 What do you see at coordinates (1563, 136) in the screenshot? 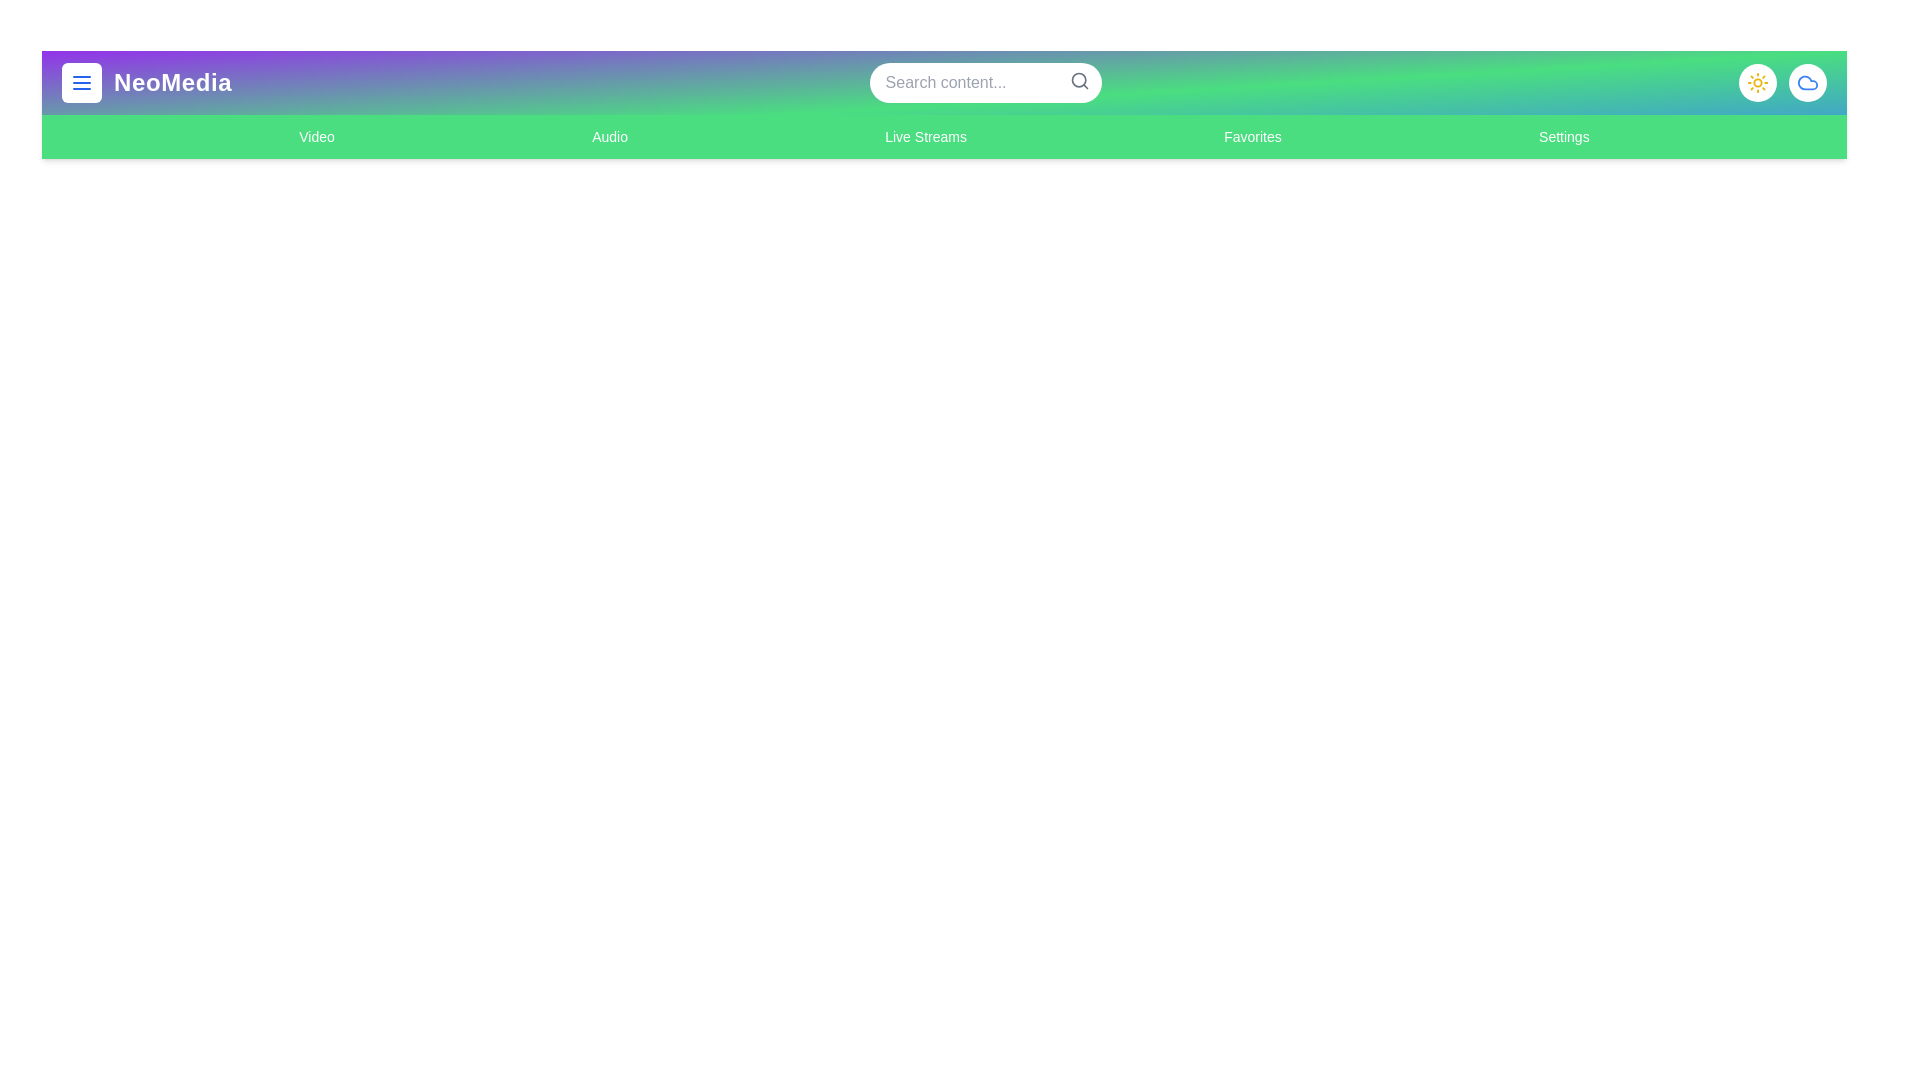
I see `the navigation link labeled Settings` at bounding box center [1563, 136].